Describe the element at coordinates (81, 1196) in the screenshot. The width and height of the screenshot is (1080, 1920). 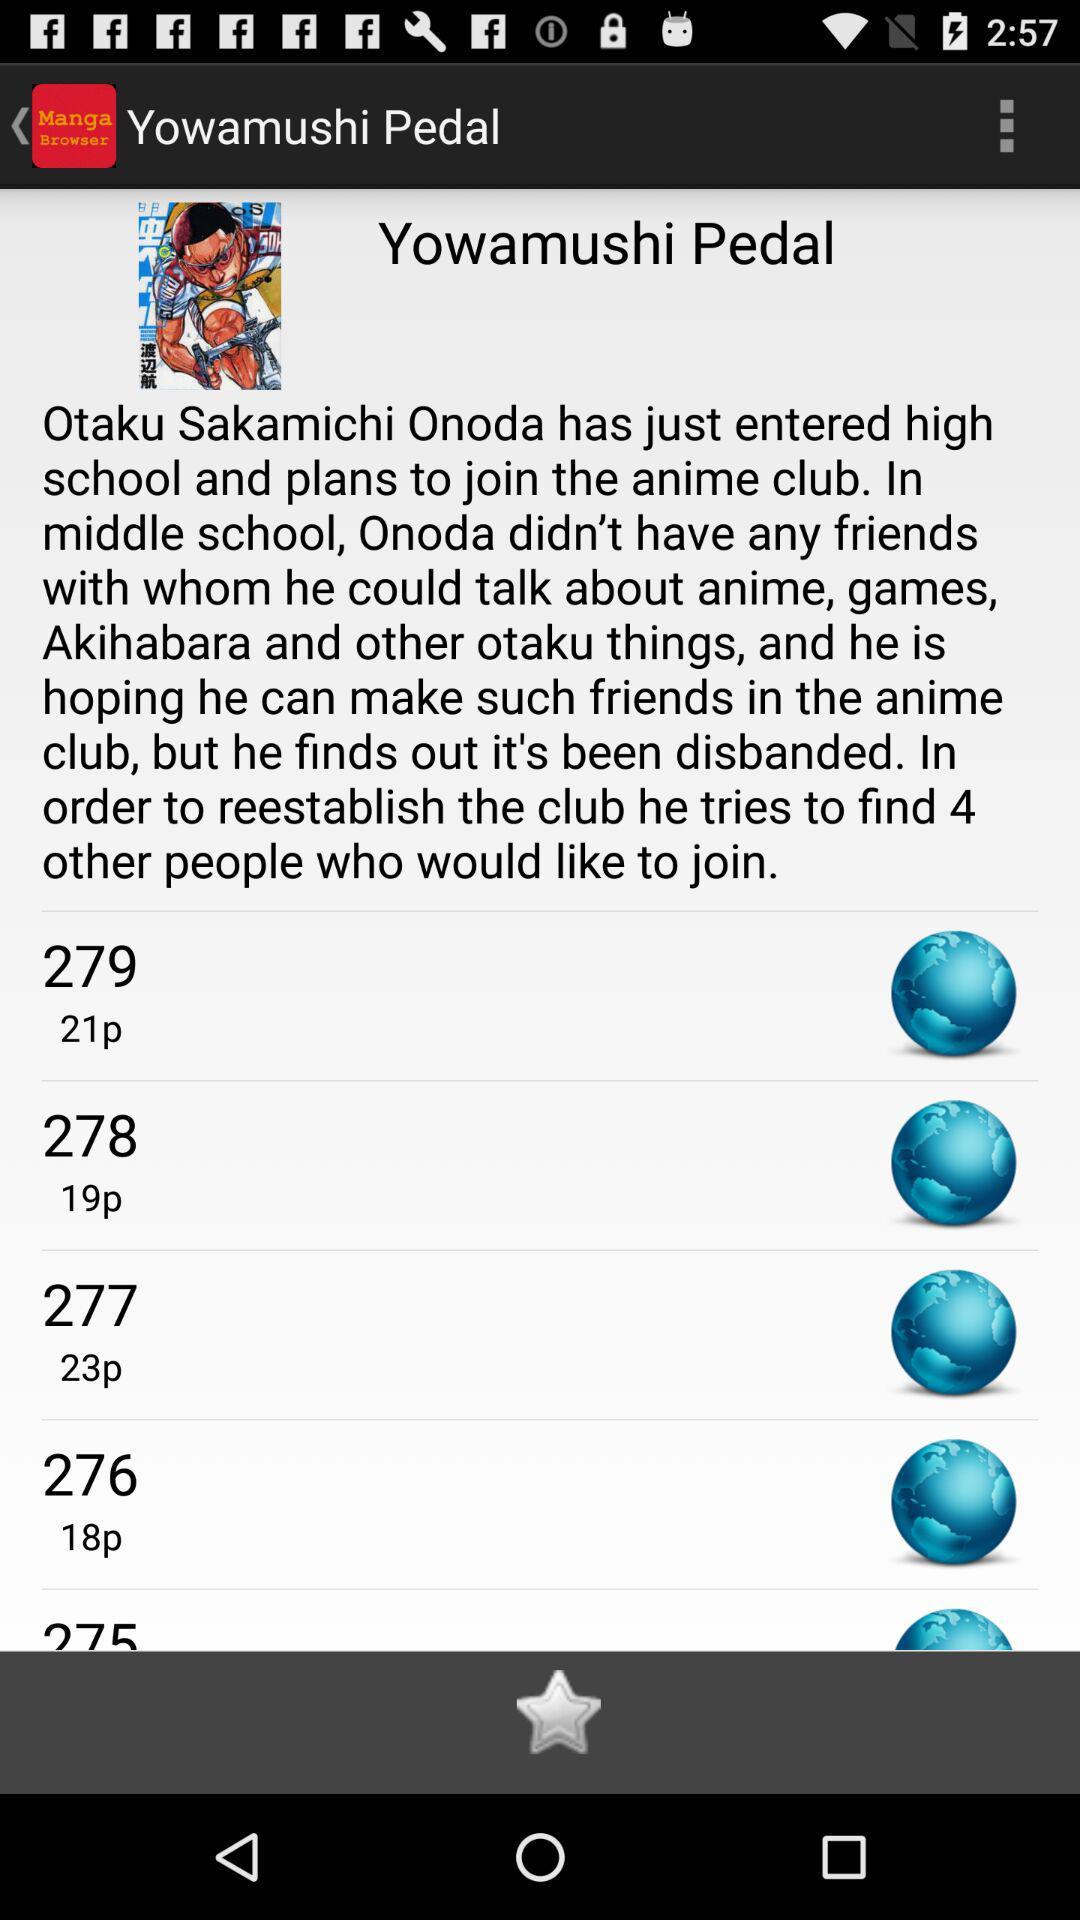
I see `the icon above the 277 icon` at that location.